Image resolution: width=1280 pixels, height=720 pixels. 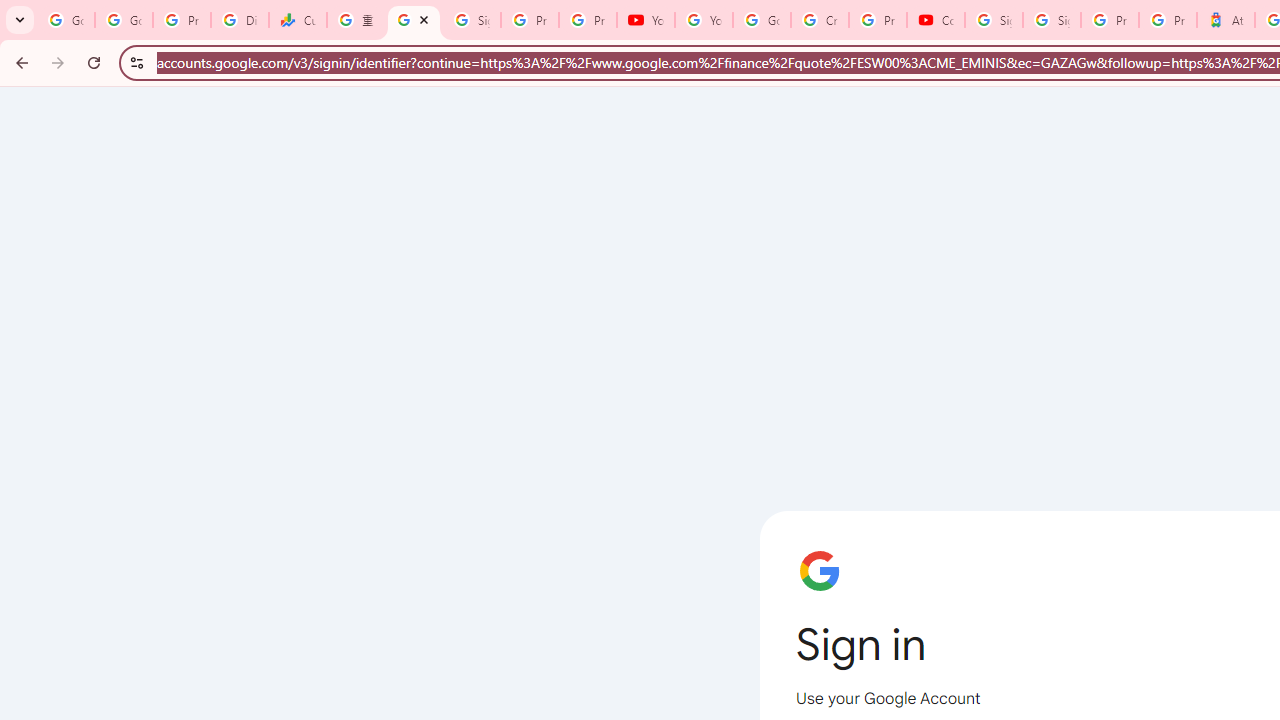 What do you see at coordinates (645, 20) in the screenshot?
I see `'YouTube'` at bounding box center [645, 20].